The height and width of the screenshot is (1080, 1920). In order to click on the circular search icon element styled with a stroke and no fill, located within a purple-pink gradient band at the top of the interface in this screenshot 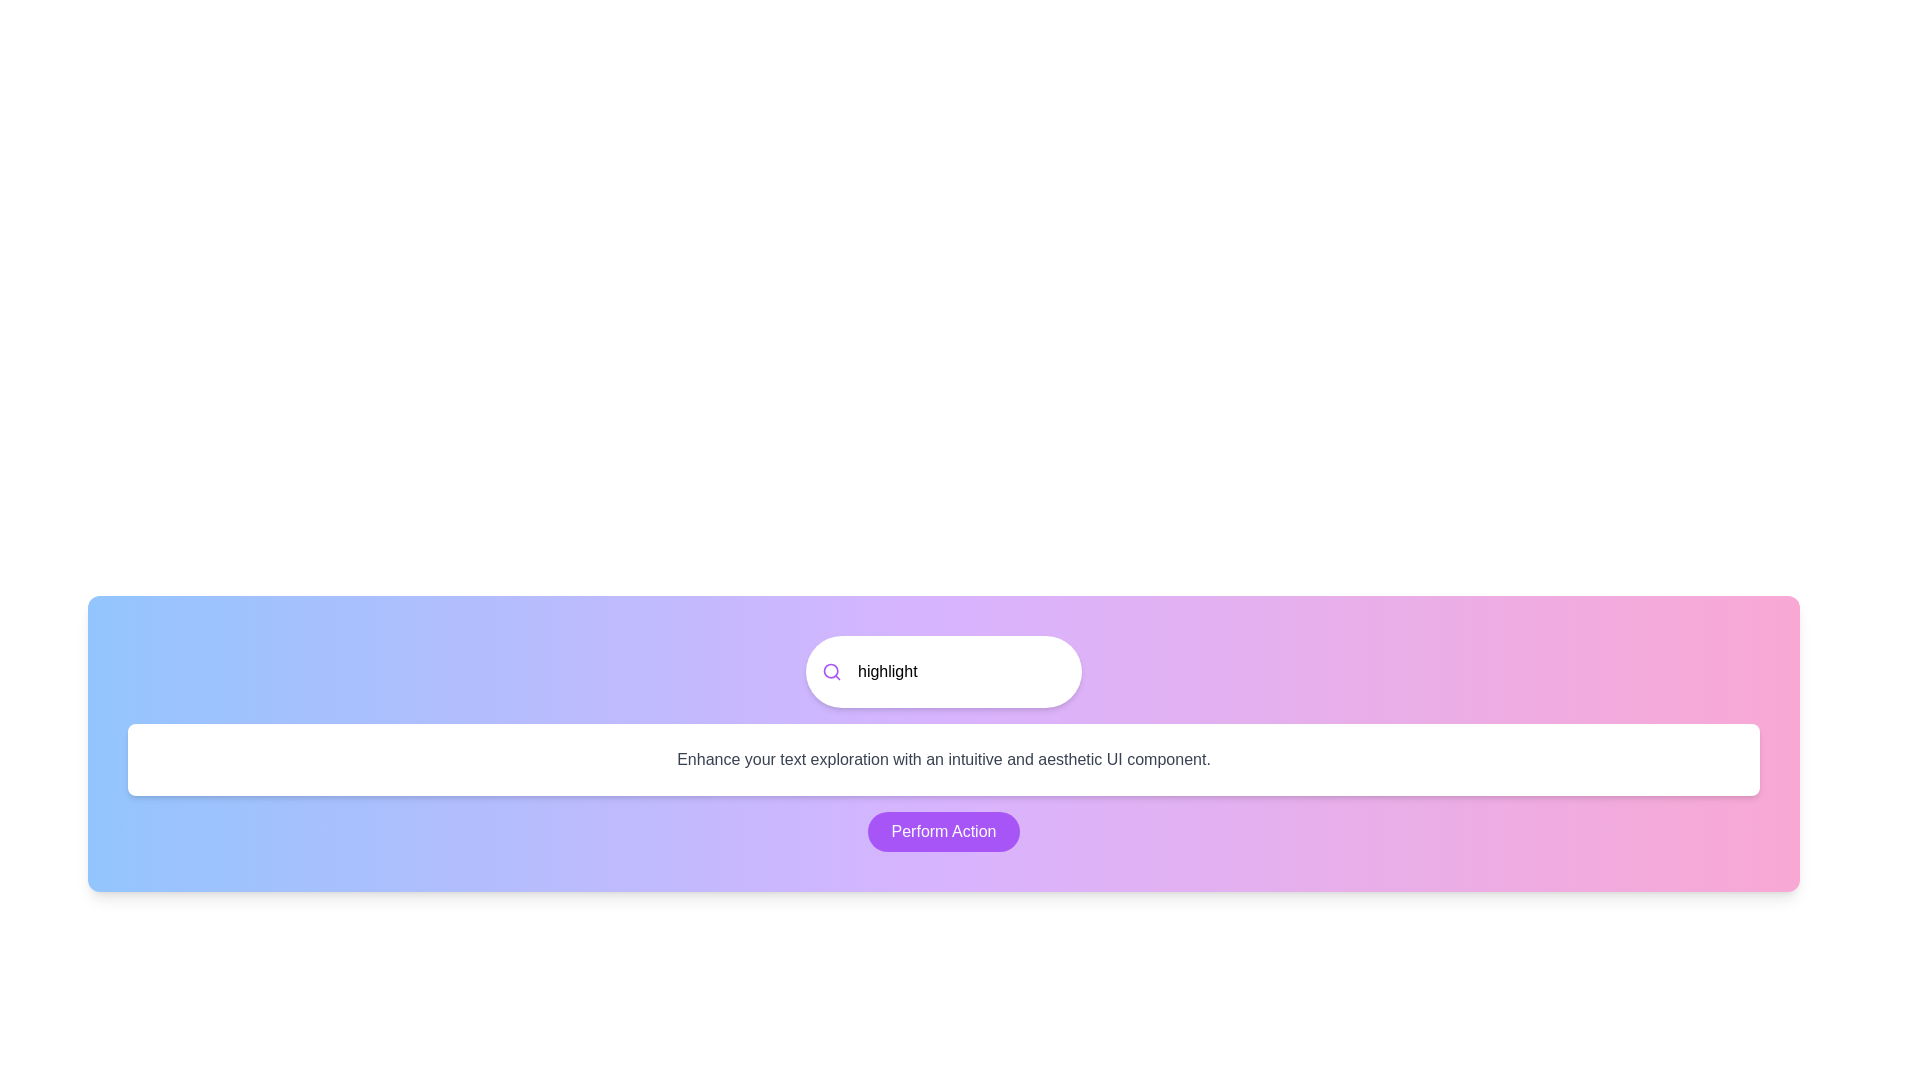, I will do `click(831, 671)`.